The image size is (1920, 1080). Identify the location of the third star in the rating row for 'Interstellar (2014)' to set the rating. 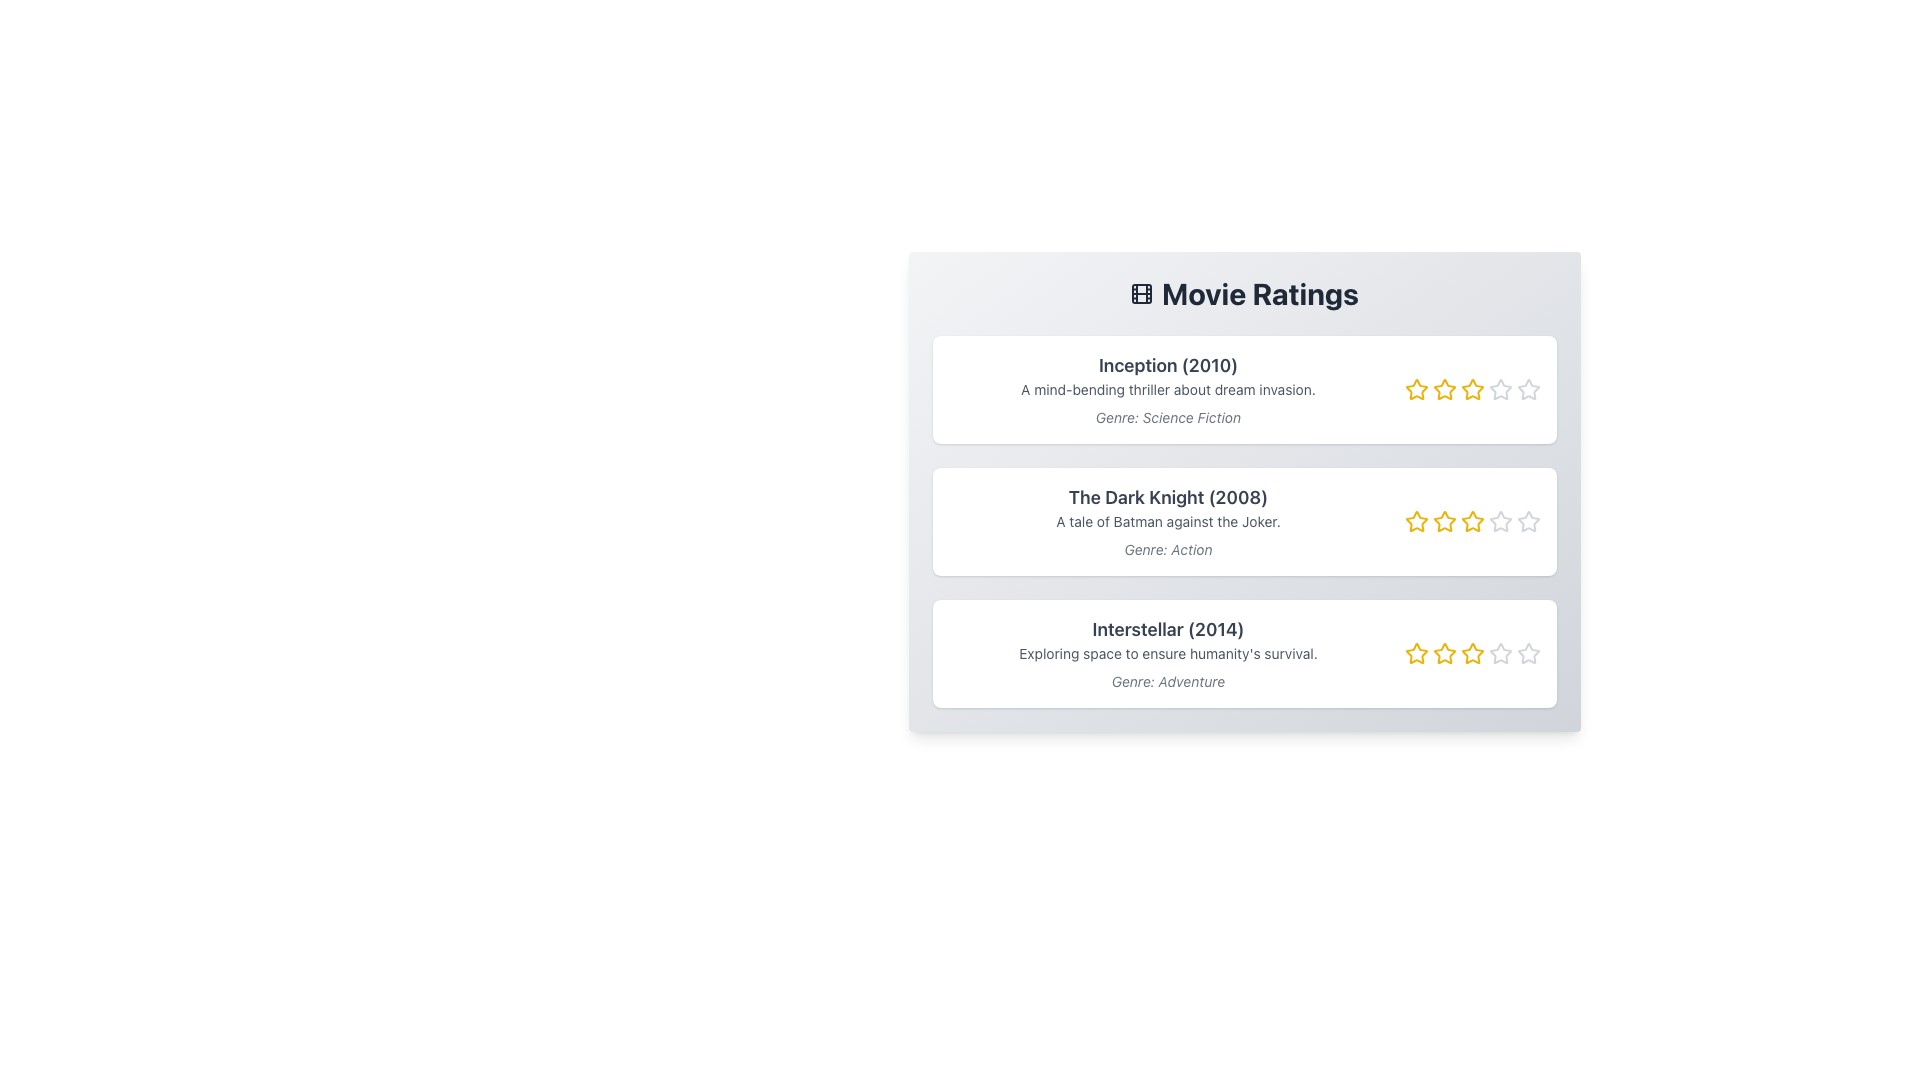
(1472, 654).